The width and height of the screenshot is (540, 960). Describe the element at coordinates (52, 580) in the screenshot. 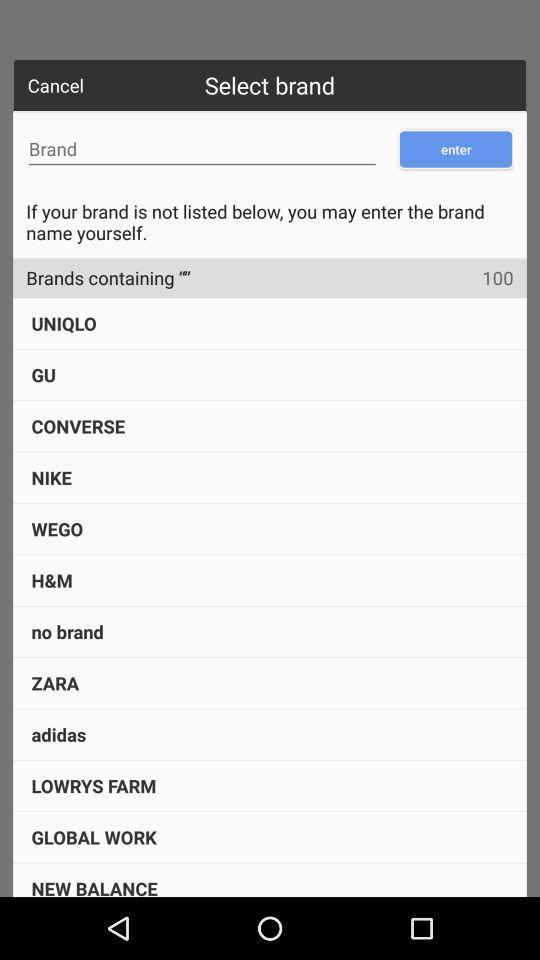

I see `item below wego item` at that location.